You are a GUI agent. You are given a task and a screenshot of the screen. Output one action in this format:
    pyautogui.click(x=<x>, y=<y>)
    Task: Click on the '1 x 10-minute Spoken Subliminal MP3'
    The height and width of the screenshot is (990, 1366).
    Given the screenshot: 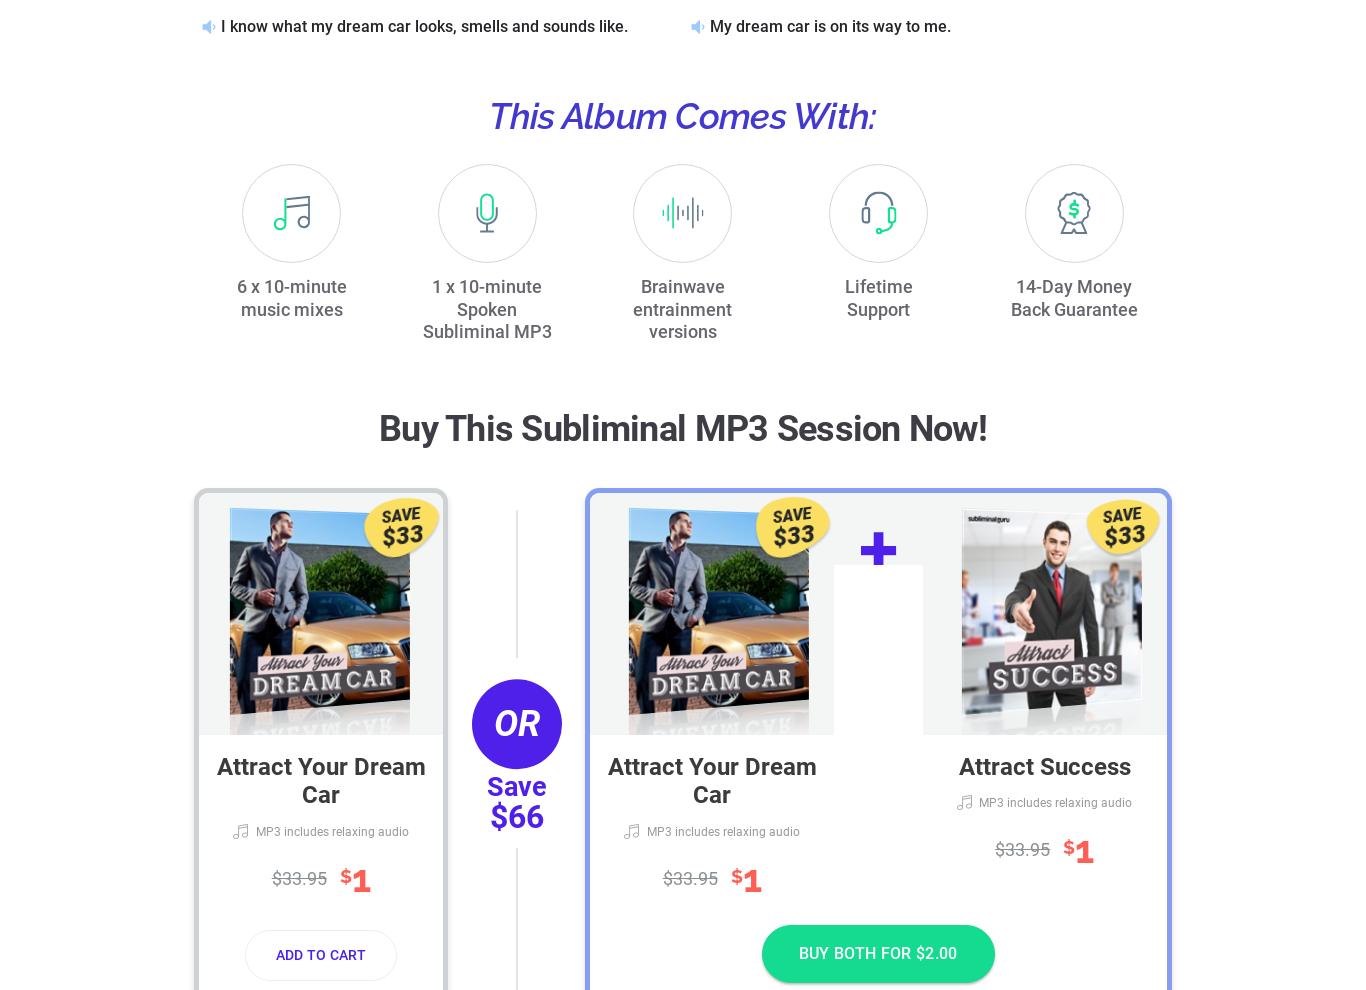 What is the action you would take?
    pyautogui.click(x=486, y=307)
    